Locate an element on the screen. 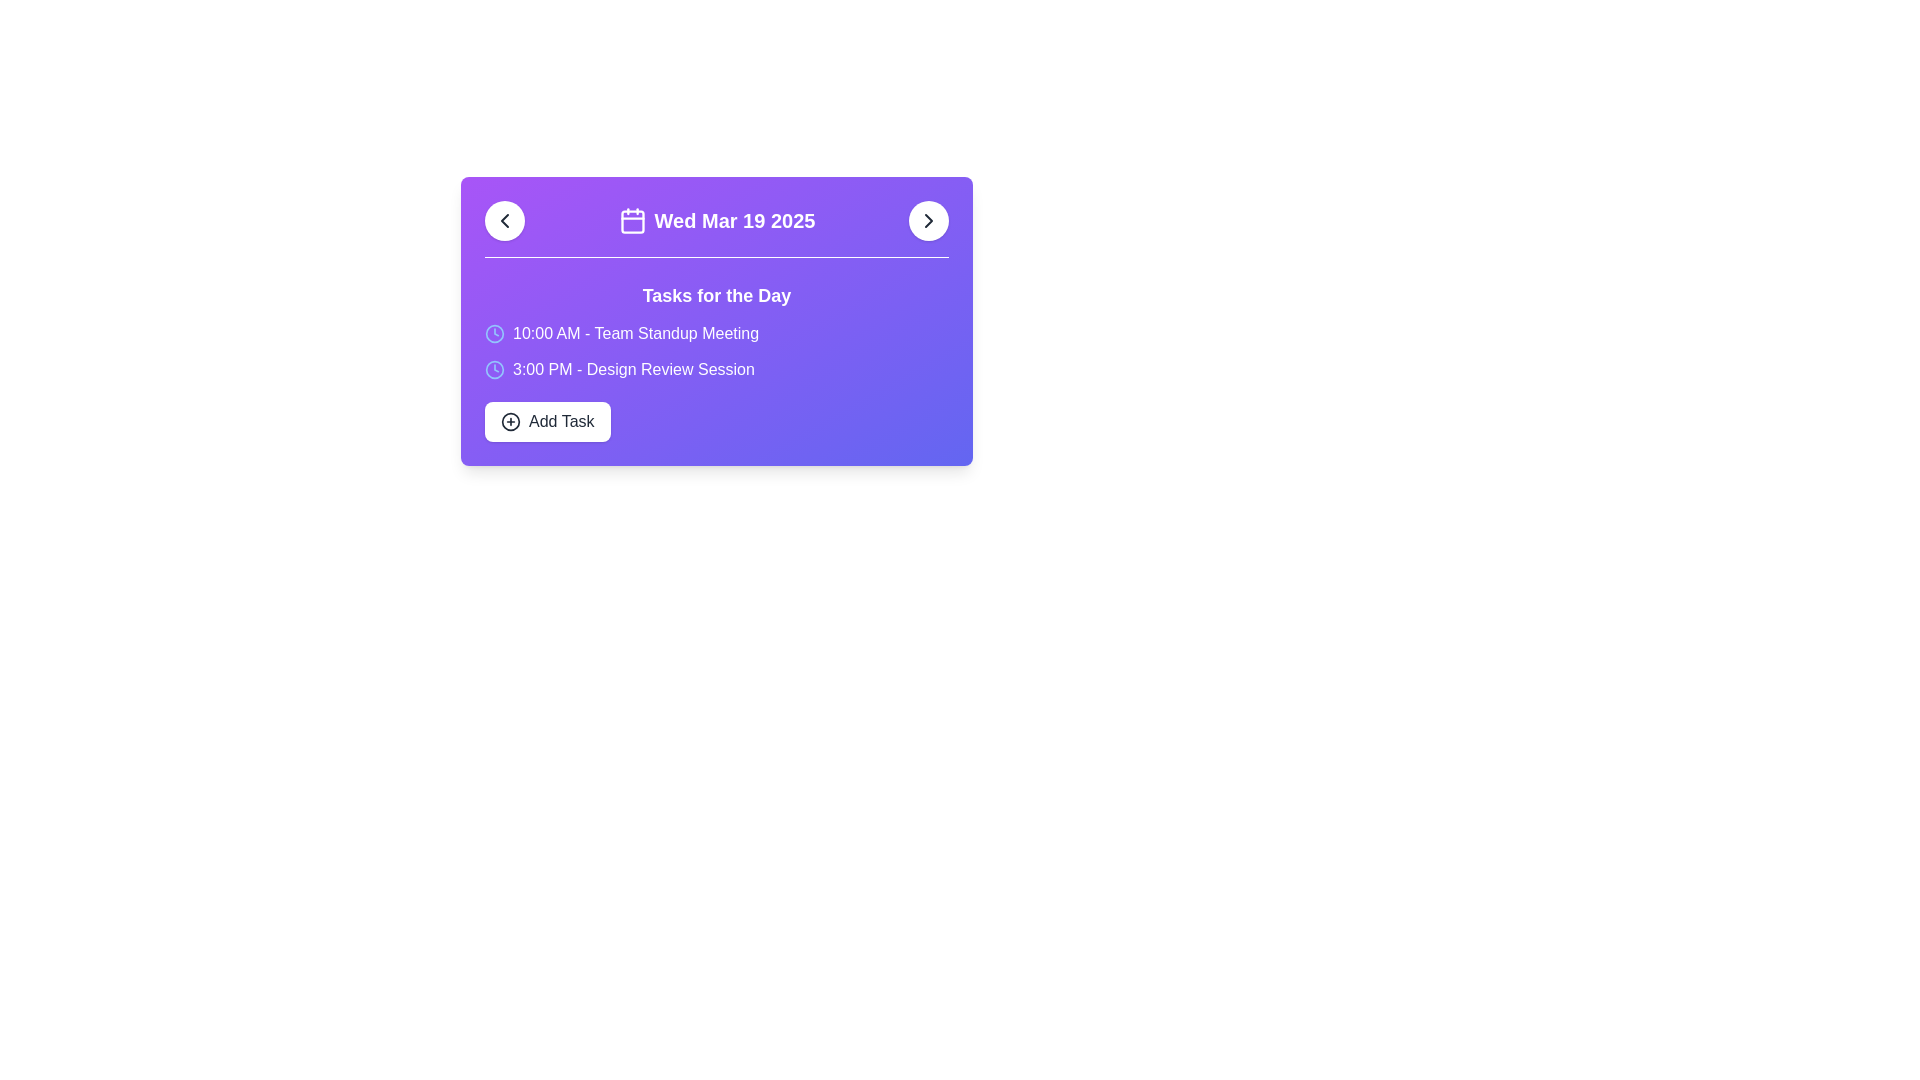 This screenshot has height=1080, width=1920. the circular button with a white background and a left-pointing chevron icon is located at coordinates (504, 220).